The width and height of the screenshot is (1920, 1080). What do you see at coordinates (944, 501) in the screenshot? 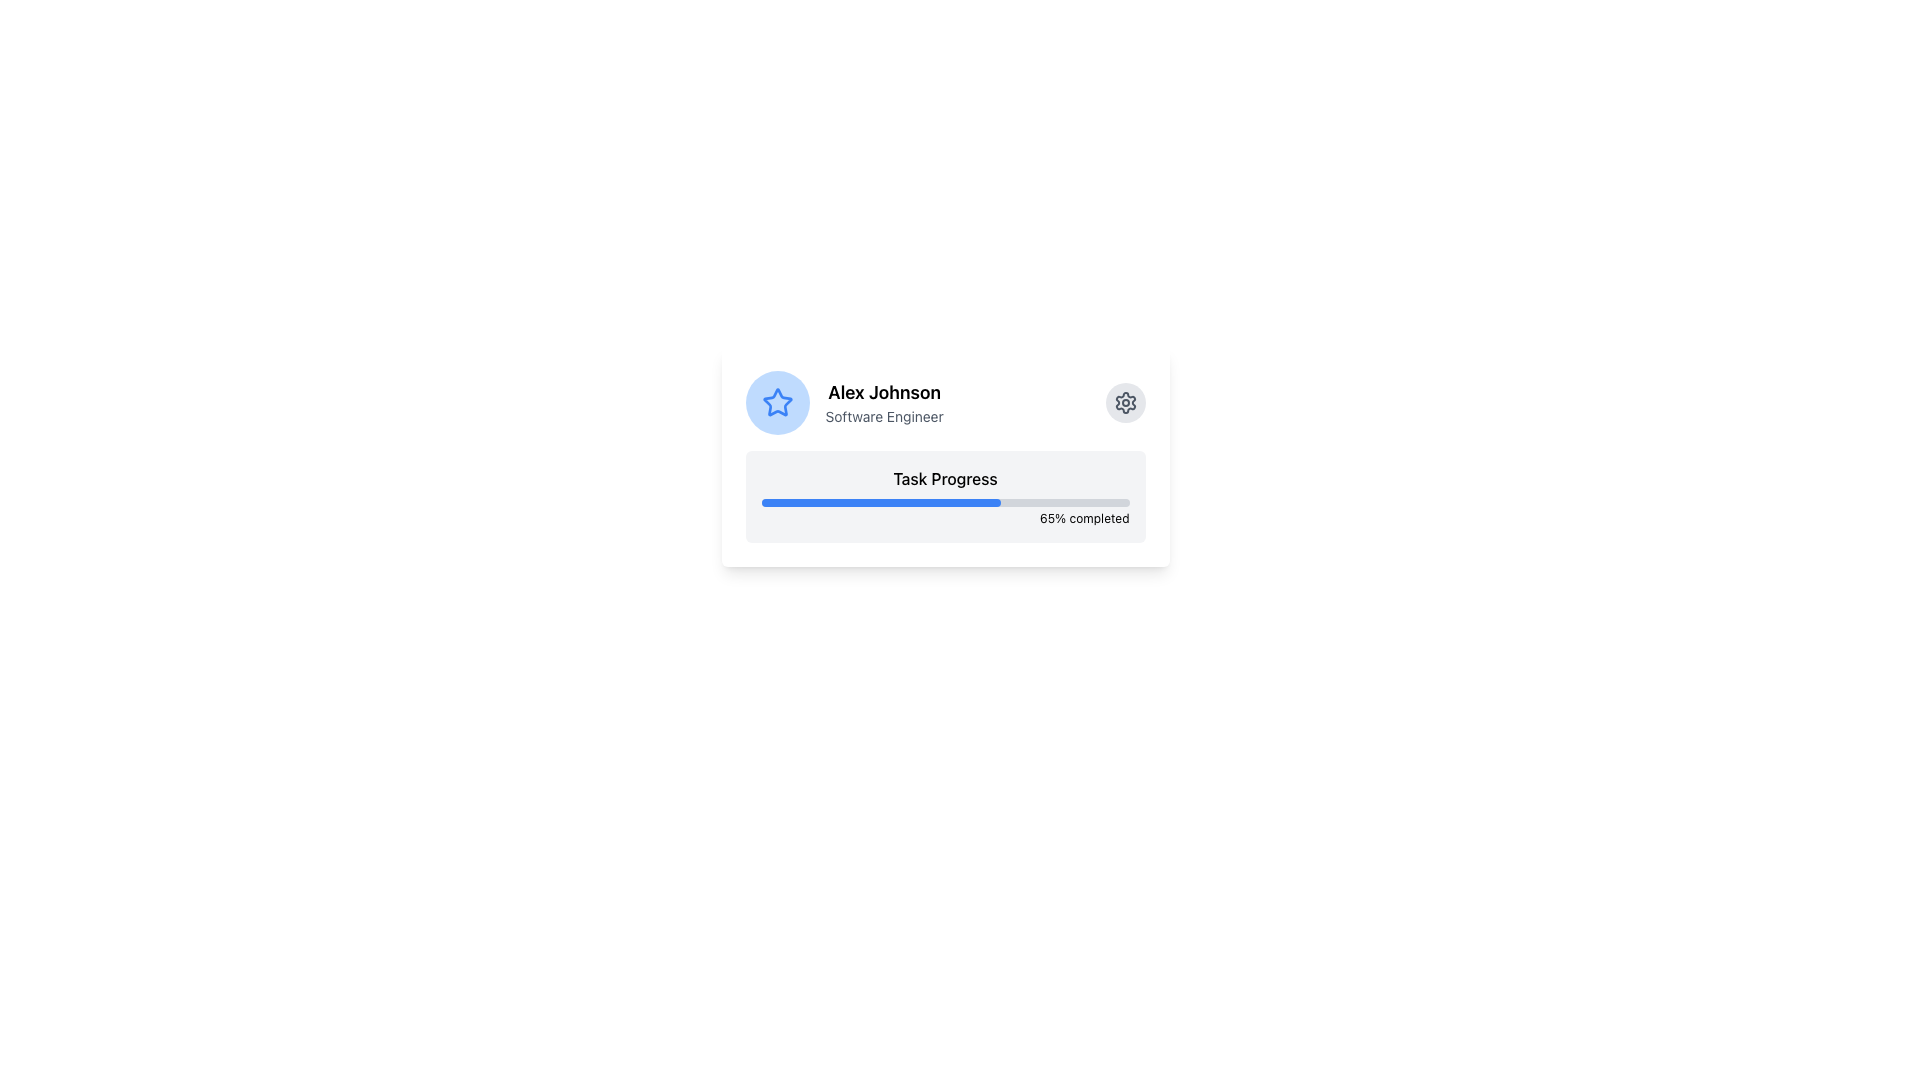
I see `the Progress Bar, which is a horizontal bar with rounded ends, featuring a lighter gray background and a blue progress segment extending to approximately 65% of its length, located beneath the label 'Task Progress' and aligned with '65% completed'` at bounding box center [944, 501].